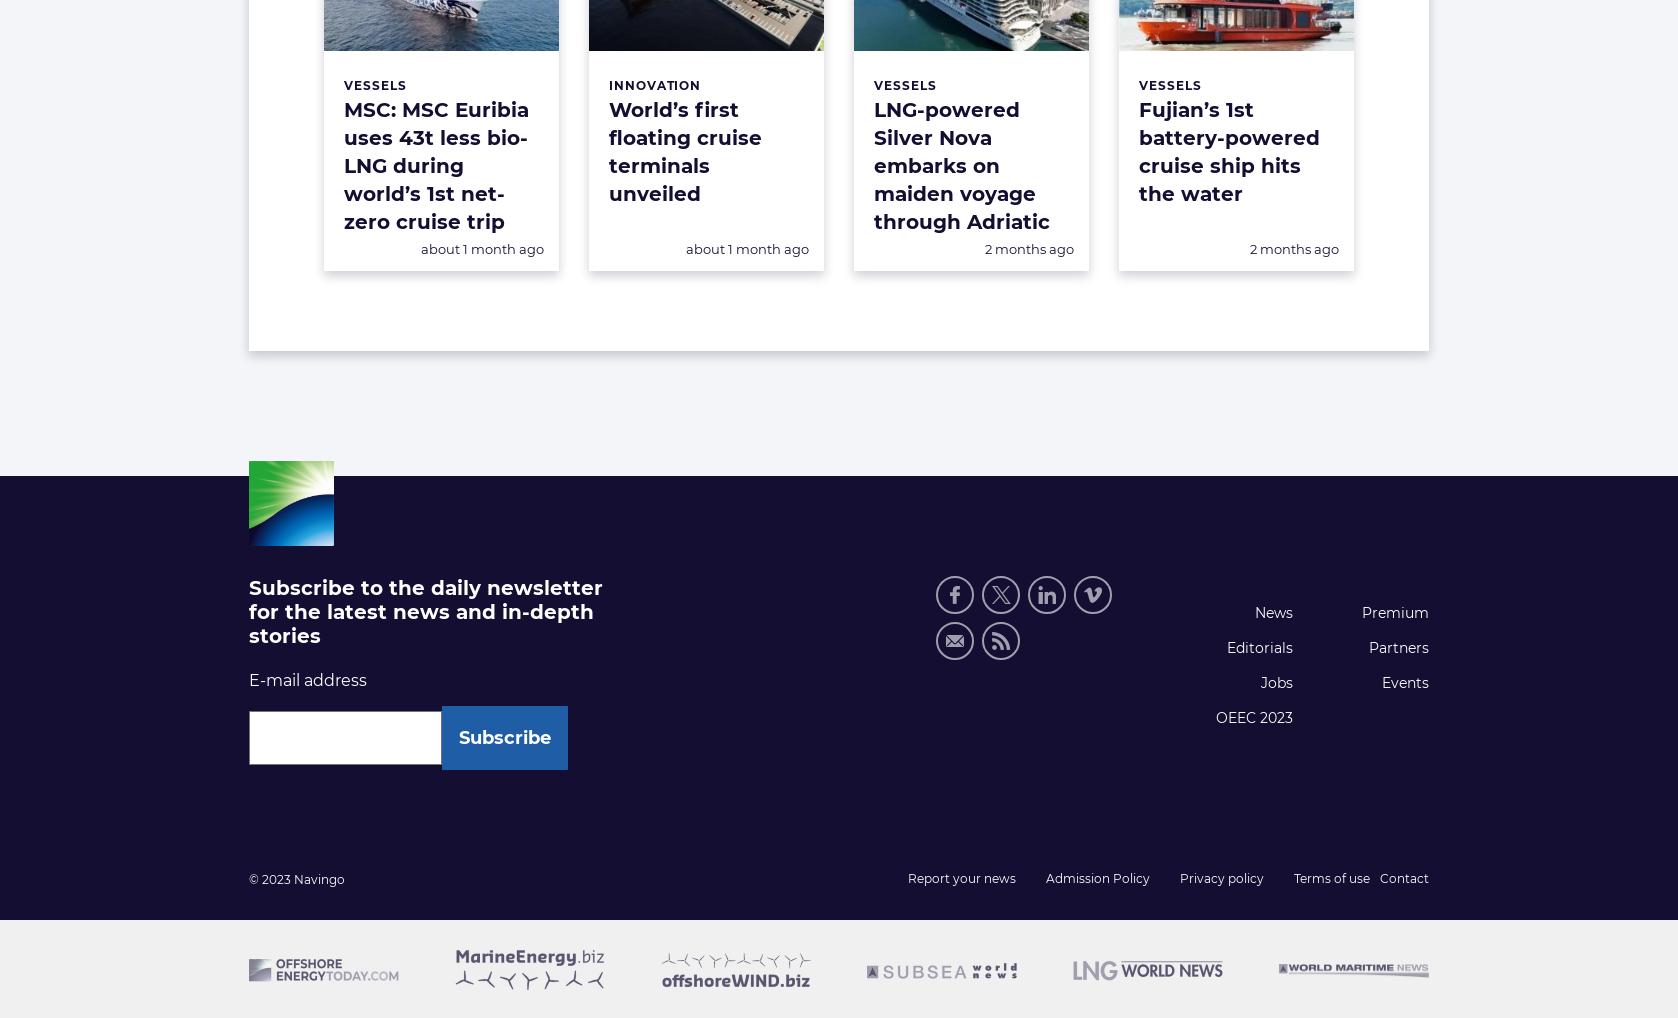 The height and width of the screenshot is (1018, 1678). What do you see at coordinates (1403, 682) in the screenshot?
I see `'Events'` at bounding box center [1403, 682].